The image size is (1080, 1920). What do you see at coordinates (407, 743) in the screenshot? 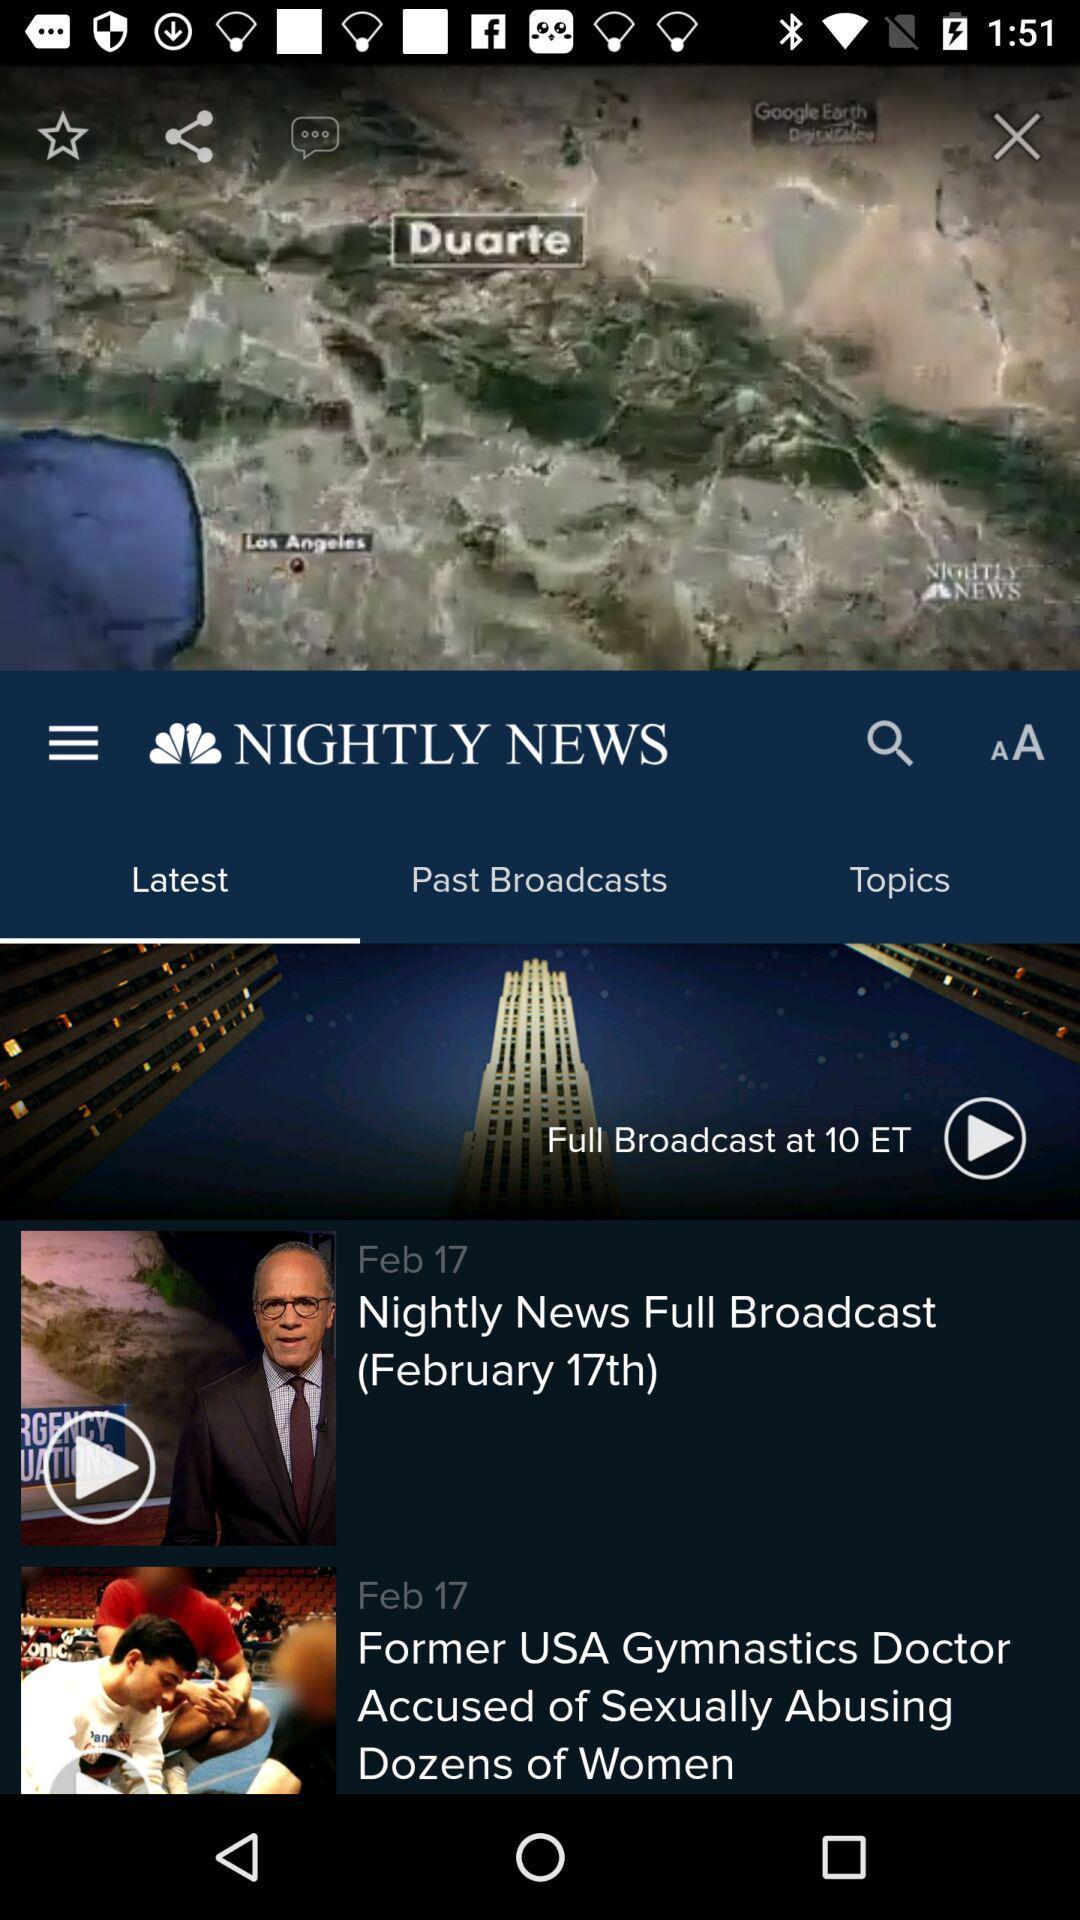
I see `the item above latest` at bounding box center [407, 743].